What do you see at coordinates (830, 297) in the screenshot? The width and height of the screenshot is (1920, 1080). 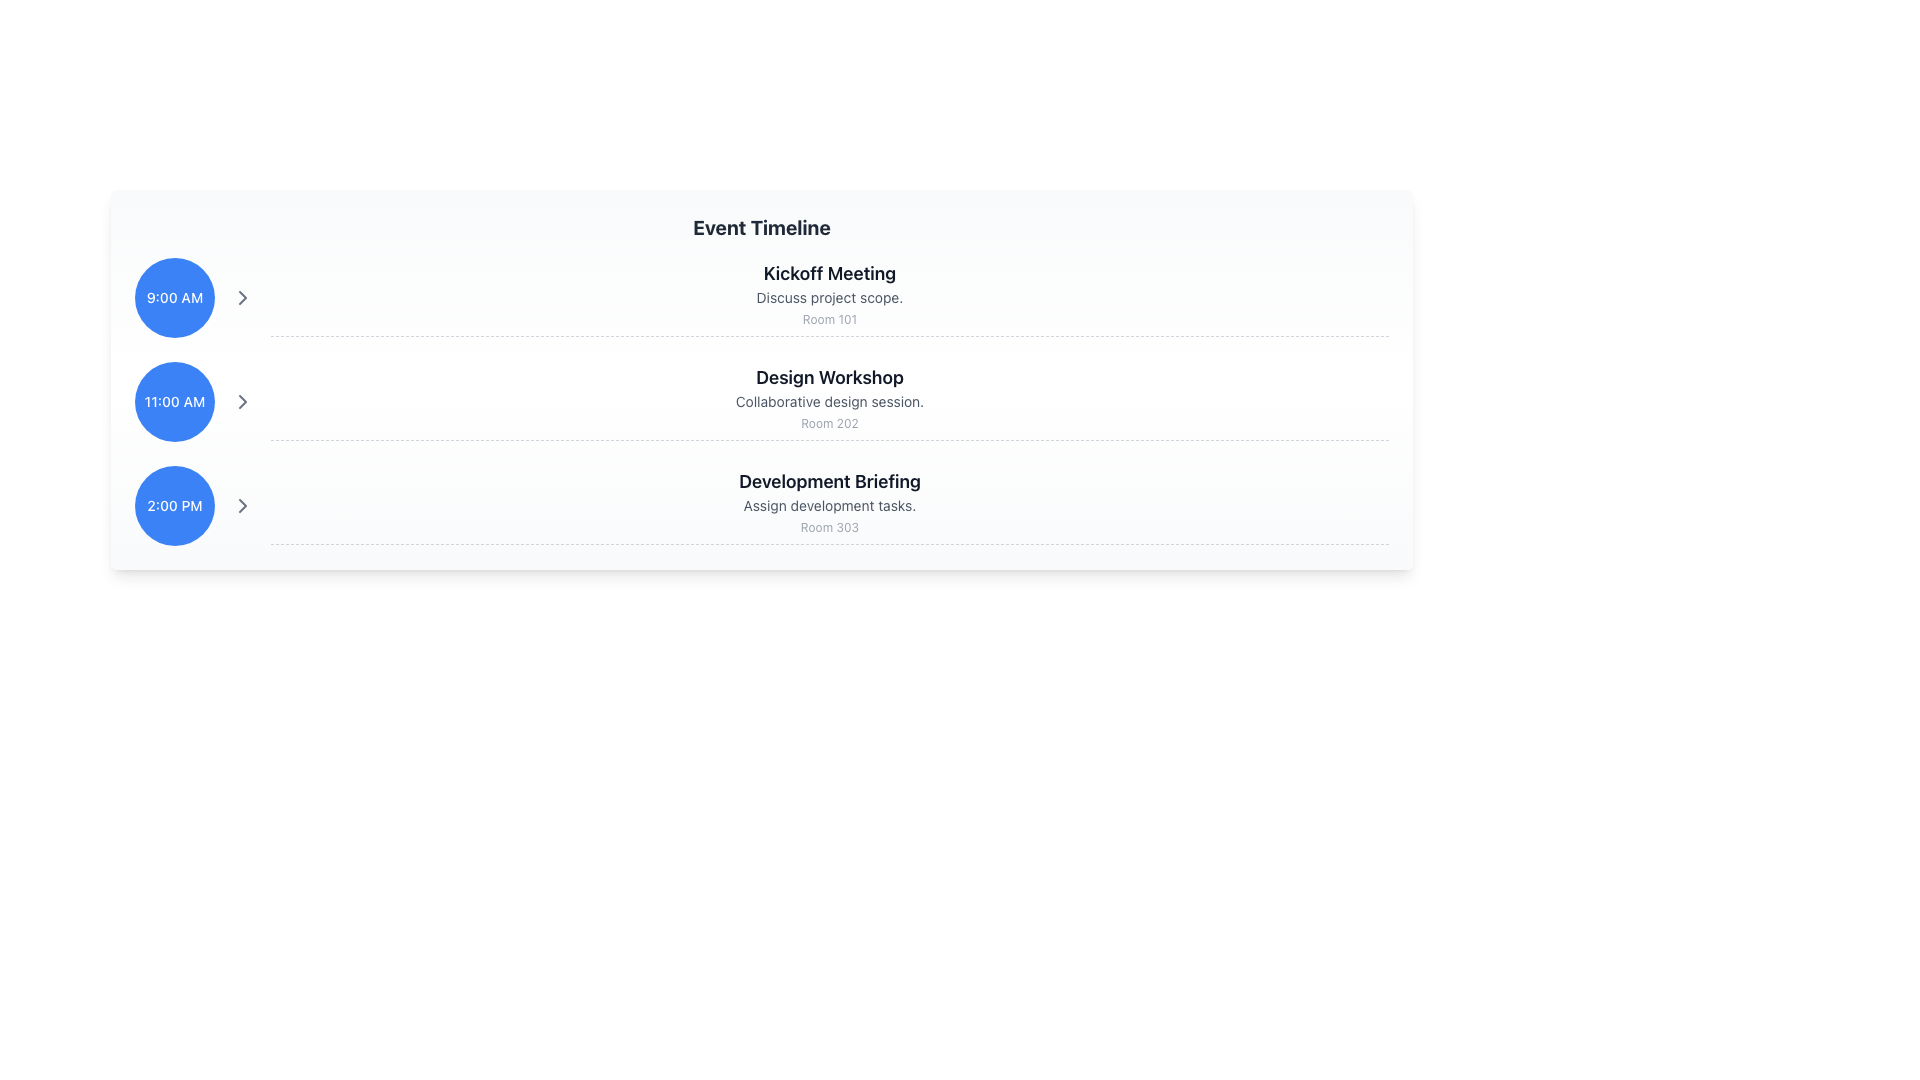 I see `the Text Label that provides supplementary information about the event 'Kickoff Meeting', which is centrally aligned and positioned between the heading and 'Room 101'` at bounding box center [830, 297].